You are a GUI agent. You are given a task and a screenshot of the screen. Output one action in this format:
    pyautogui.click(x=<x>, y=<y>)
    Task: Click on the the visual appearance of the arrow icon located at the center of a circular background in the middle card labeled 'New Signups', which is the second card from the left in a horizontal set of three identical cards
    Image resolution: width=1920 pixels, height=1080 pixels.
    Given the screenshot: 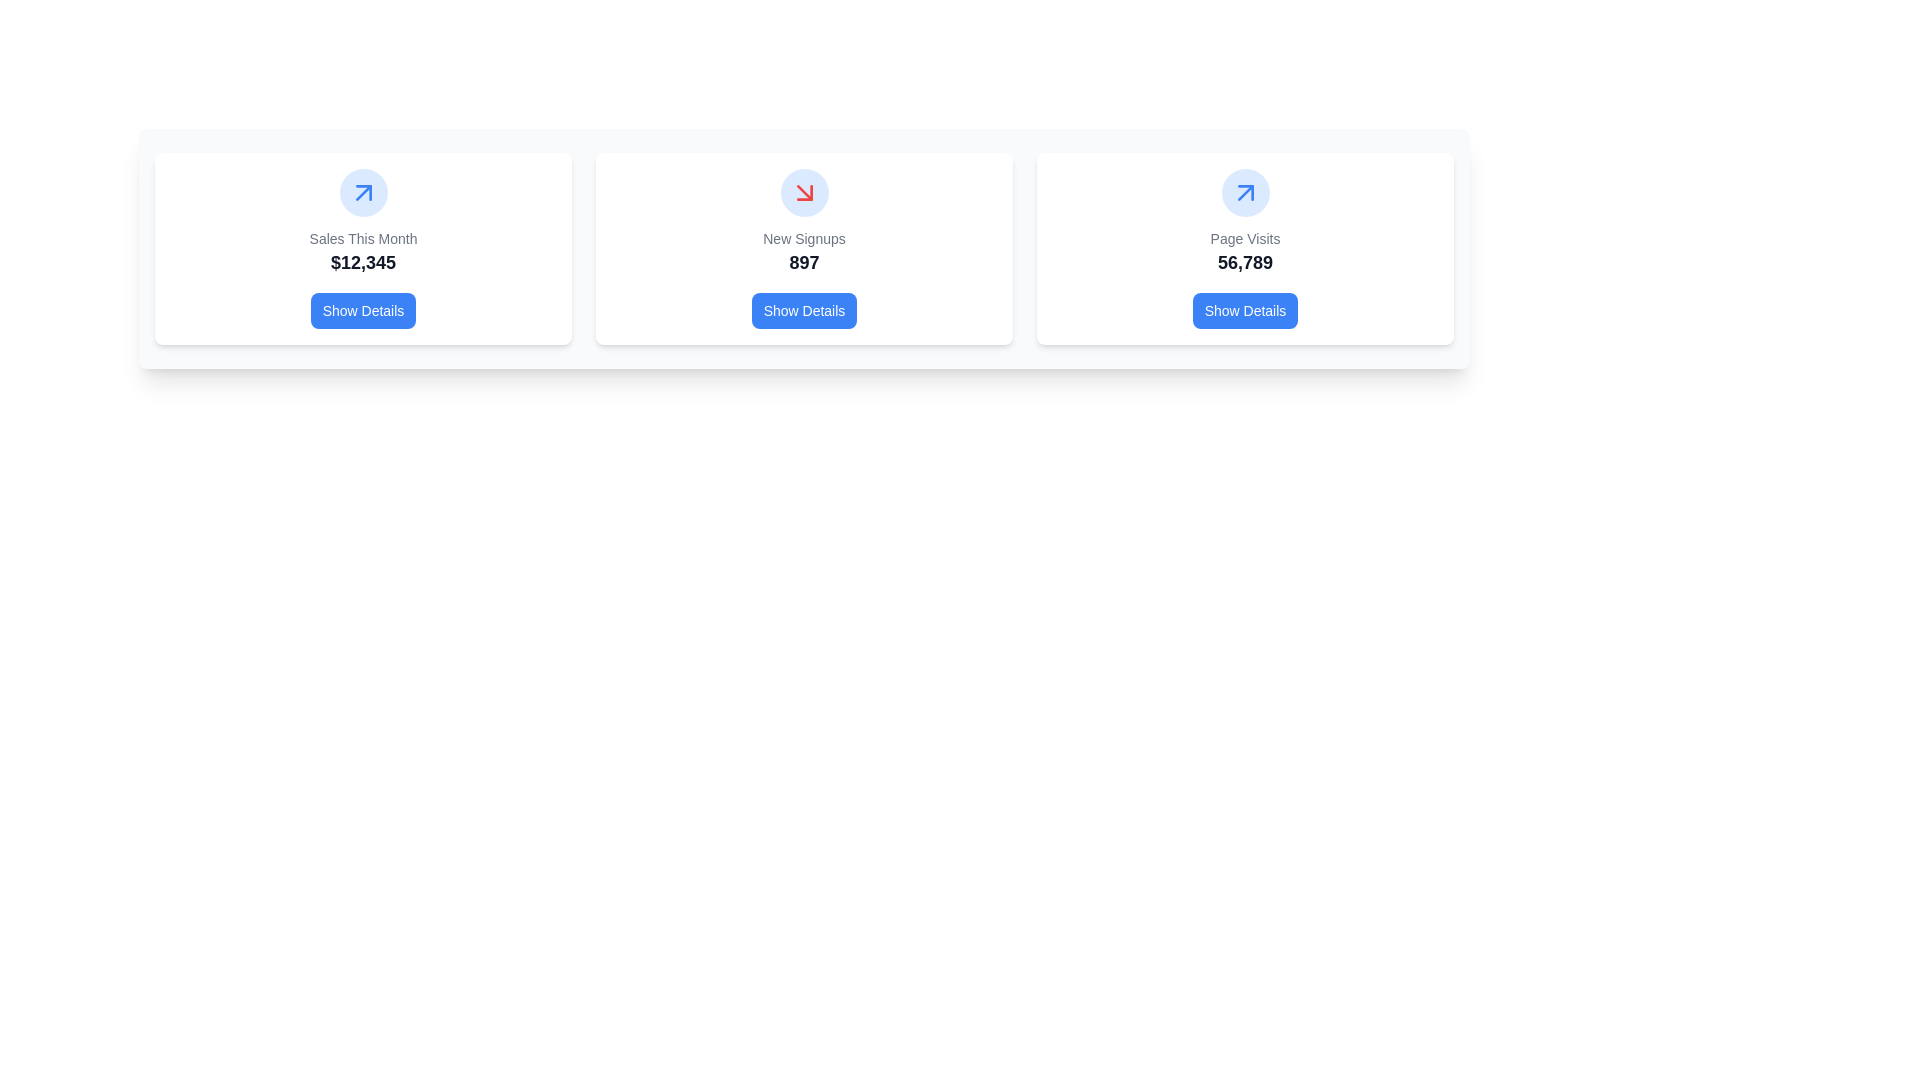 What is the action you would take?
    pyautogui.click(x=804, y=192)
    